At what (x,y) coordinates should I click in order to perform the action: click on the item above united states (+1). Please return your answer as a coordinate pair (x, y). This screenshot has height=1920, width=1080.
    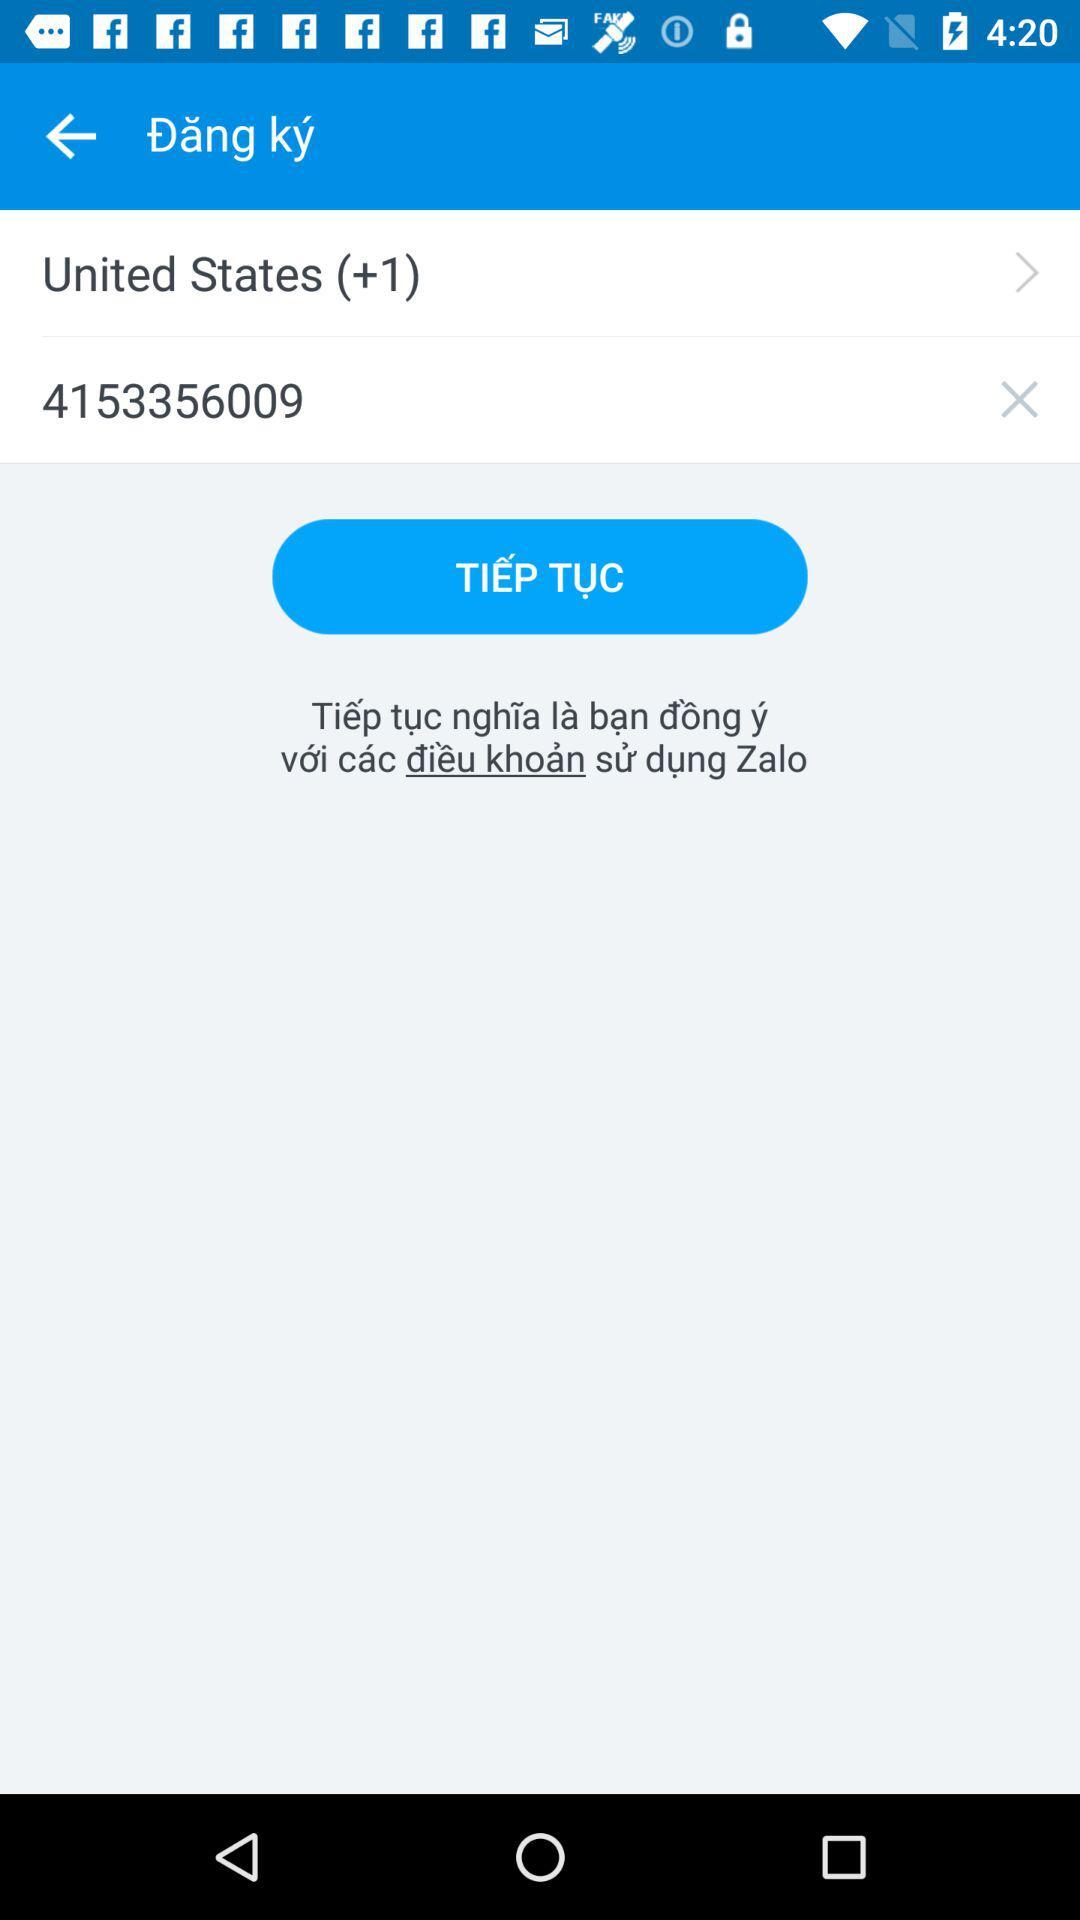
    Looking at the image, I should click on (69, 135).